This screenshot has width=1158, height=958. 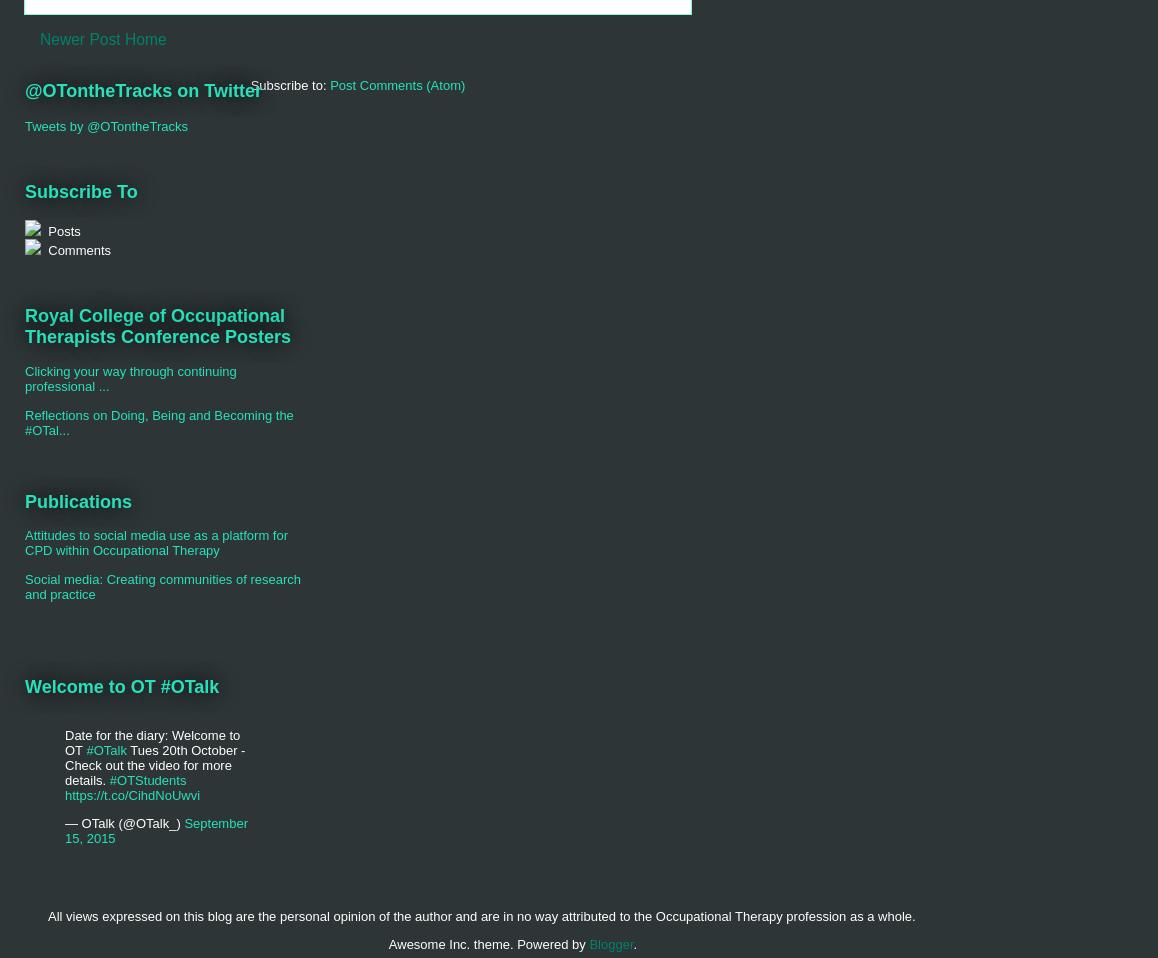 What do you see at coordinates (609, 943) in the screenshot?
I see `'Blogger'` at bounding box center [609, 943].